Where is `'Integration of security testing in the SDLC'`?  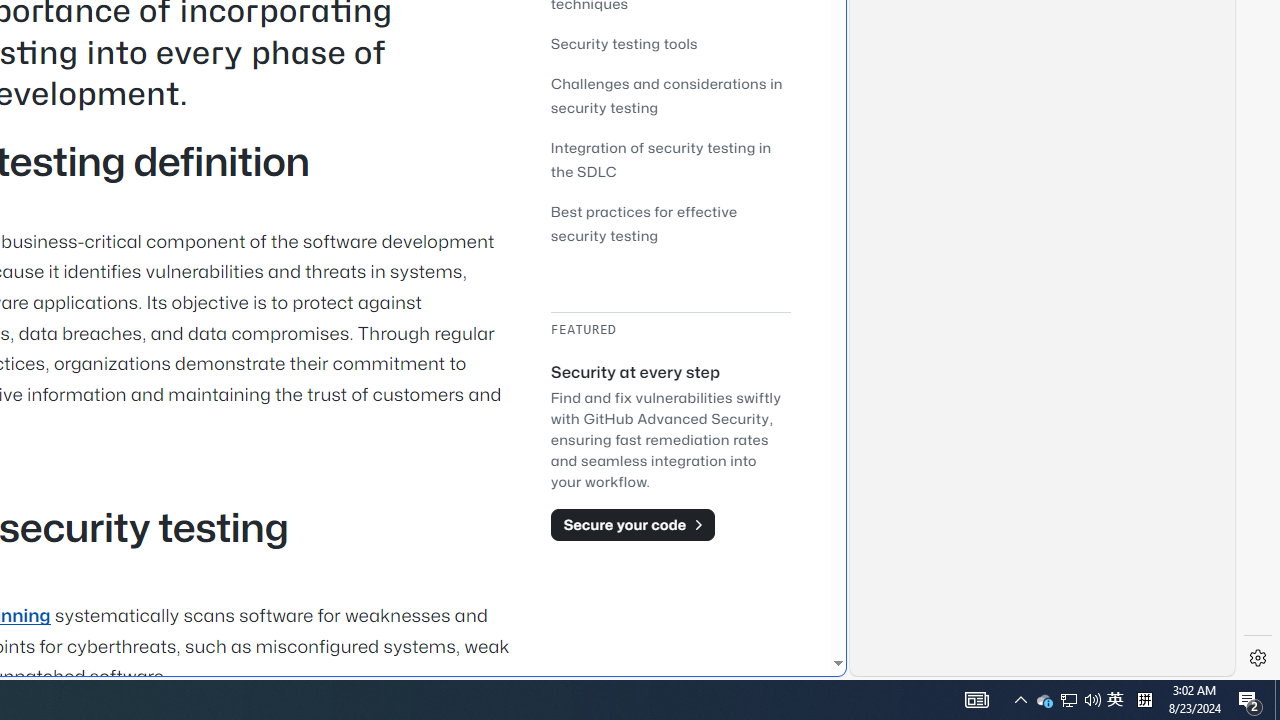 'Integration of security testing in the SDLC' is located at coordinates (661, 158).